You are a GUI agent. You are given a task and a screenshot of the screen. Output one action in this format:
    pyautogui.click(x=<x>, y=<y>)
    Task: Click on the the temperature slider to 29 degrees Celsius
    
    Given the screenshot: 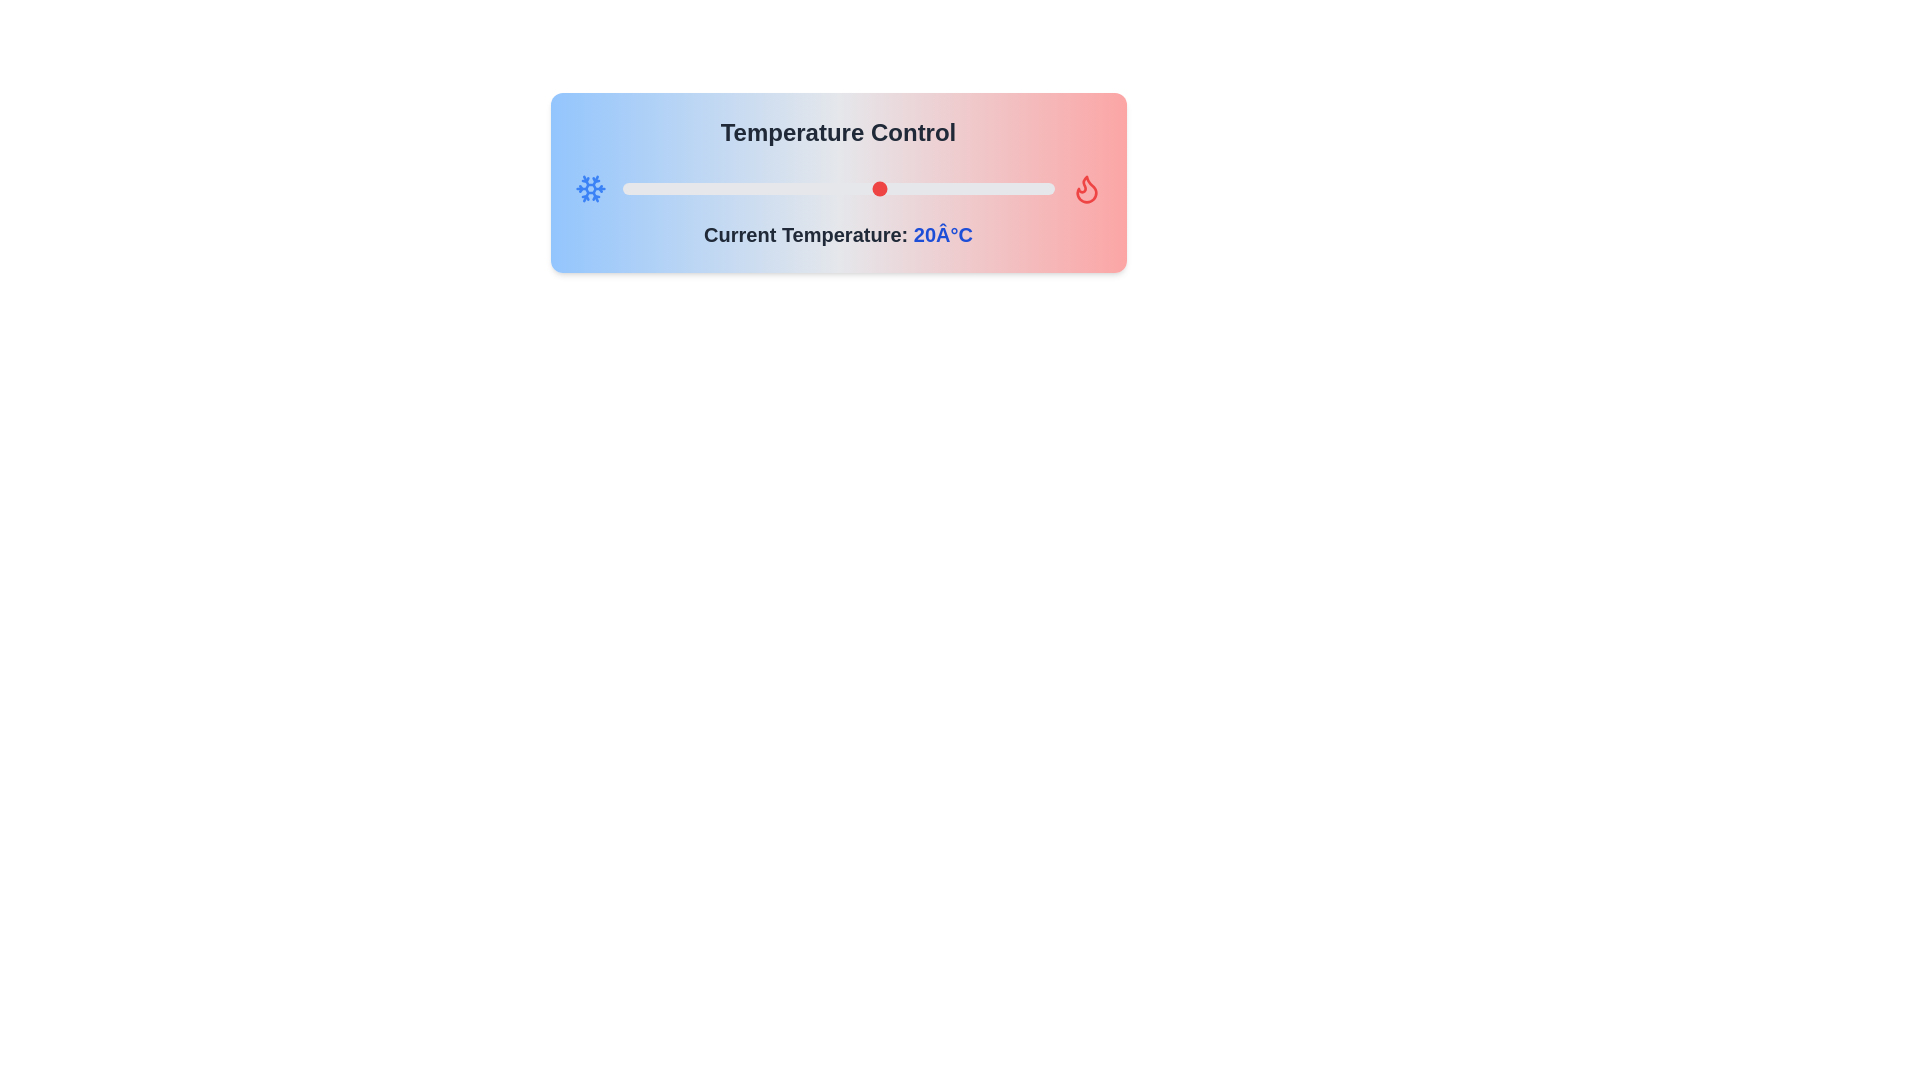 What is the action you would take?
    pyautogui.click(x=958, y=189)
    